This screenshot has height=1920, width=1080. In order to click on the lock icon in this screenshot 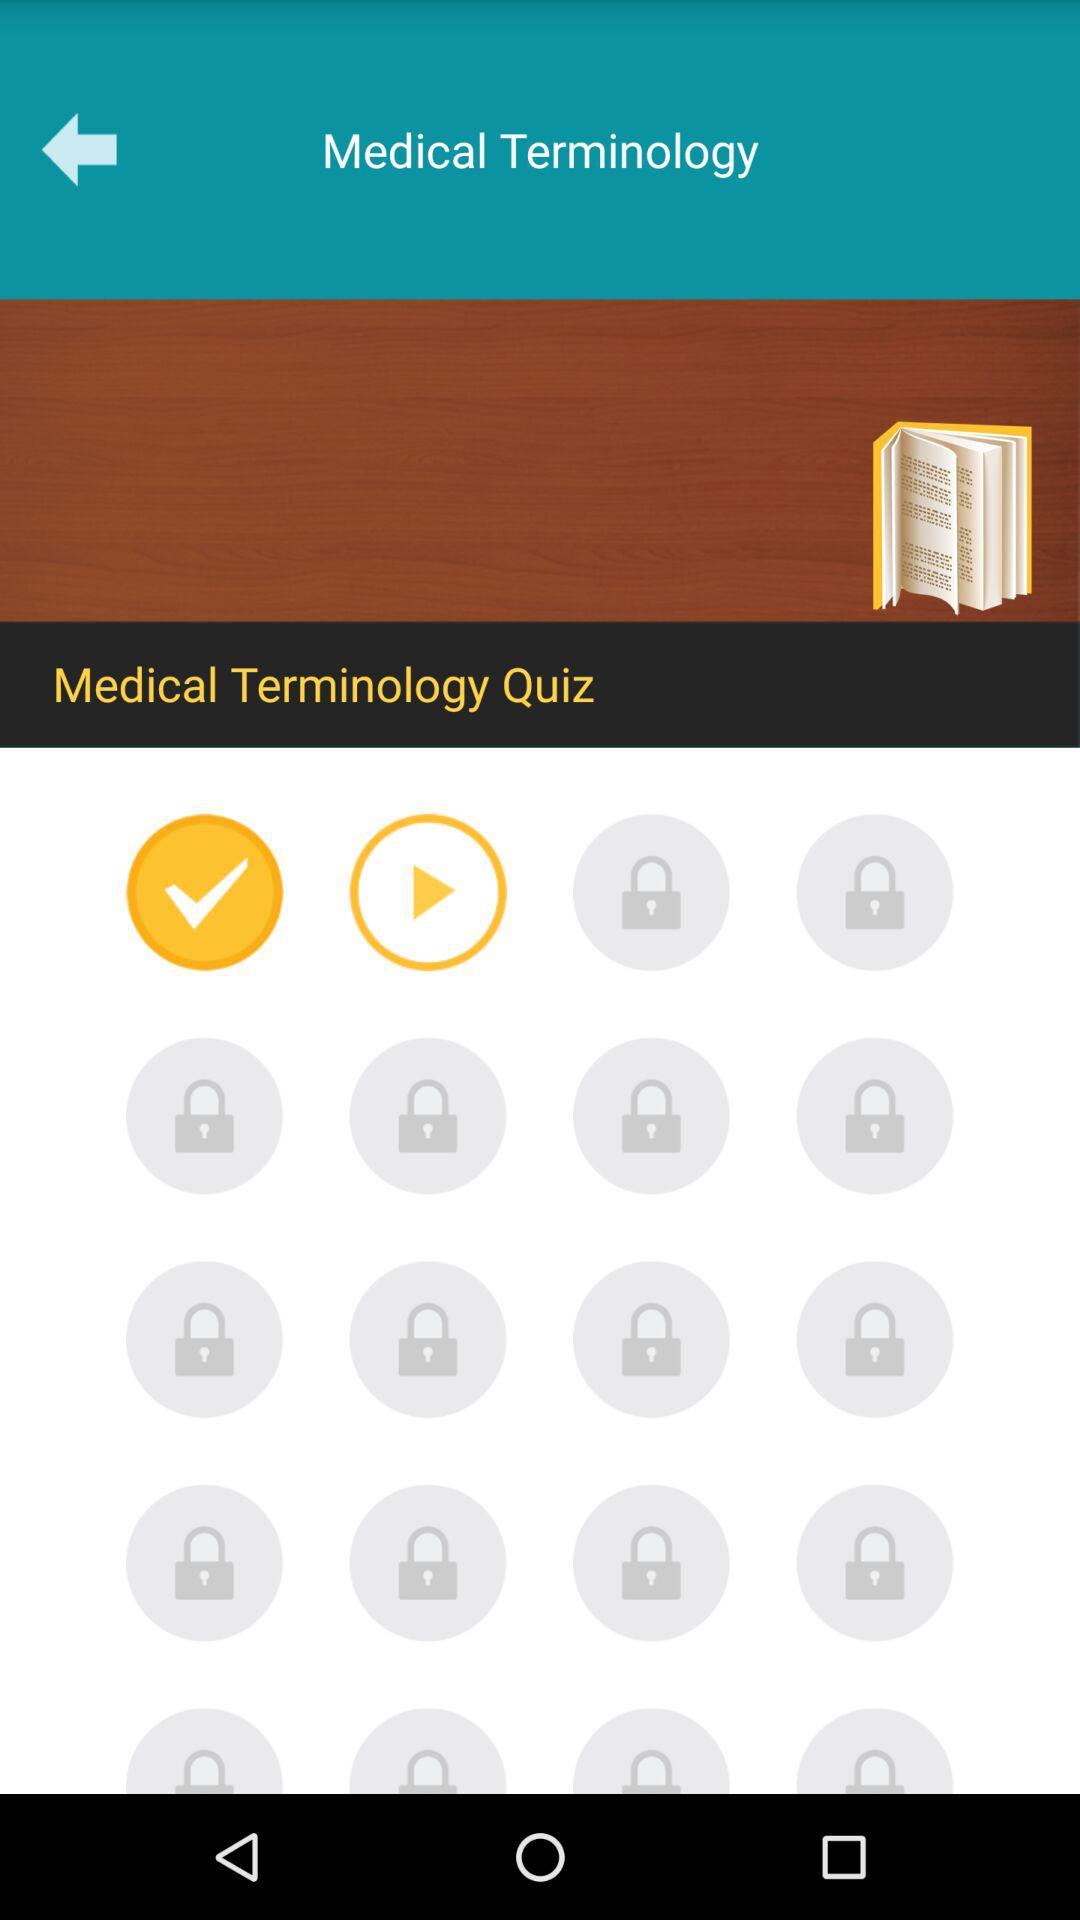, I will do `click(427, 1432)`.